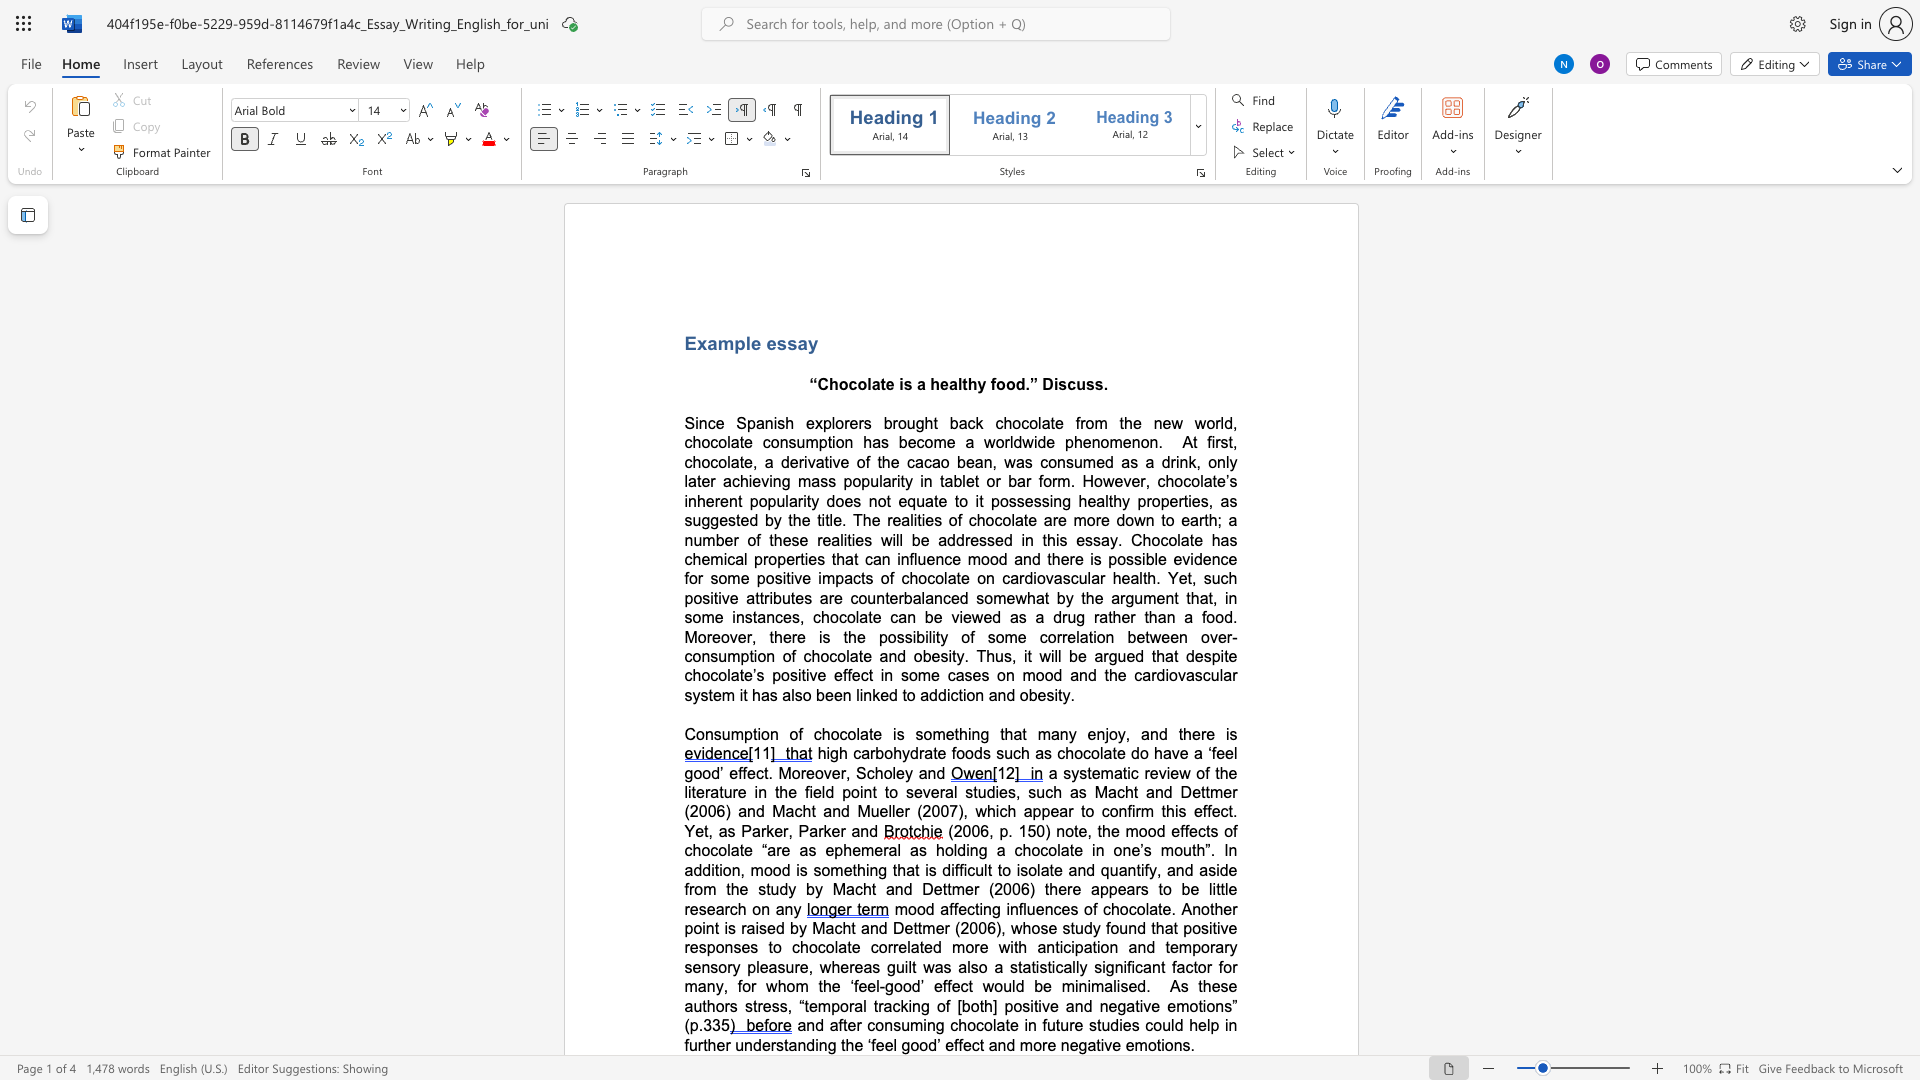 This screenshot has width=1920, height=1080. What do you see at coordinates (794, 597) in the screenshot?
I see `the subset text "es are counterbalan" within the text "for some positive impacts of chocolate on cardiovascular health. Yet, such positive attributes are counterbalanced"` at bounding box center [794, 597].